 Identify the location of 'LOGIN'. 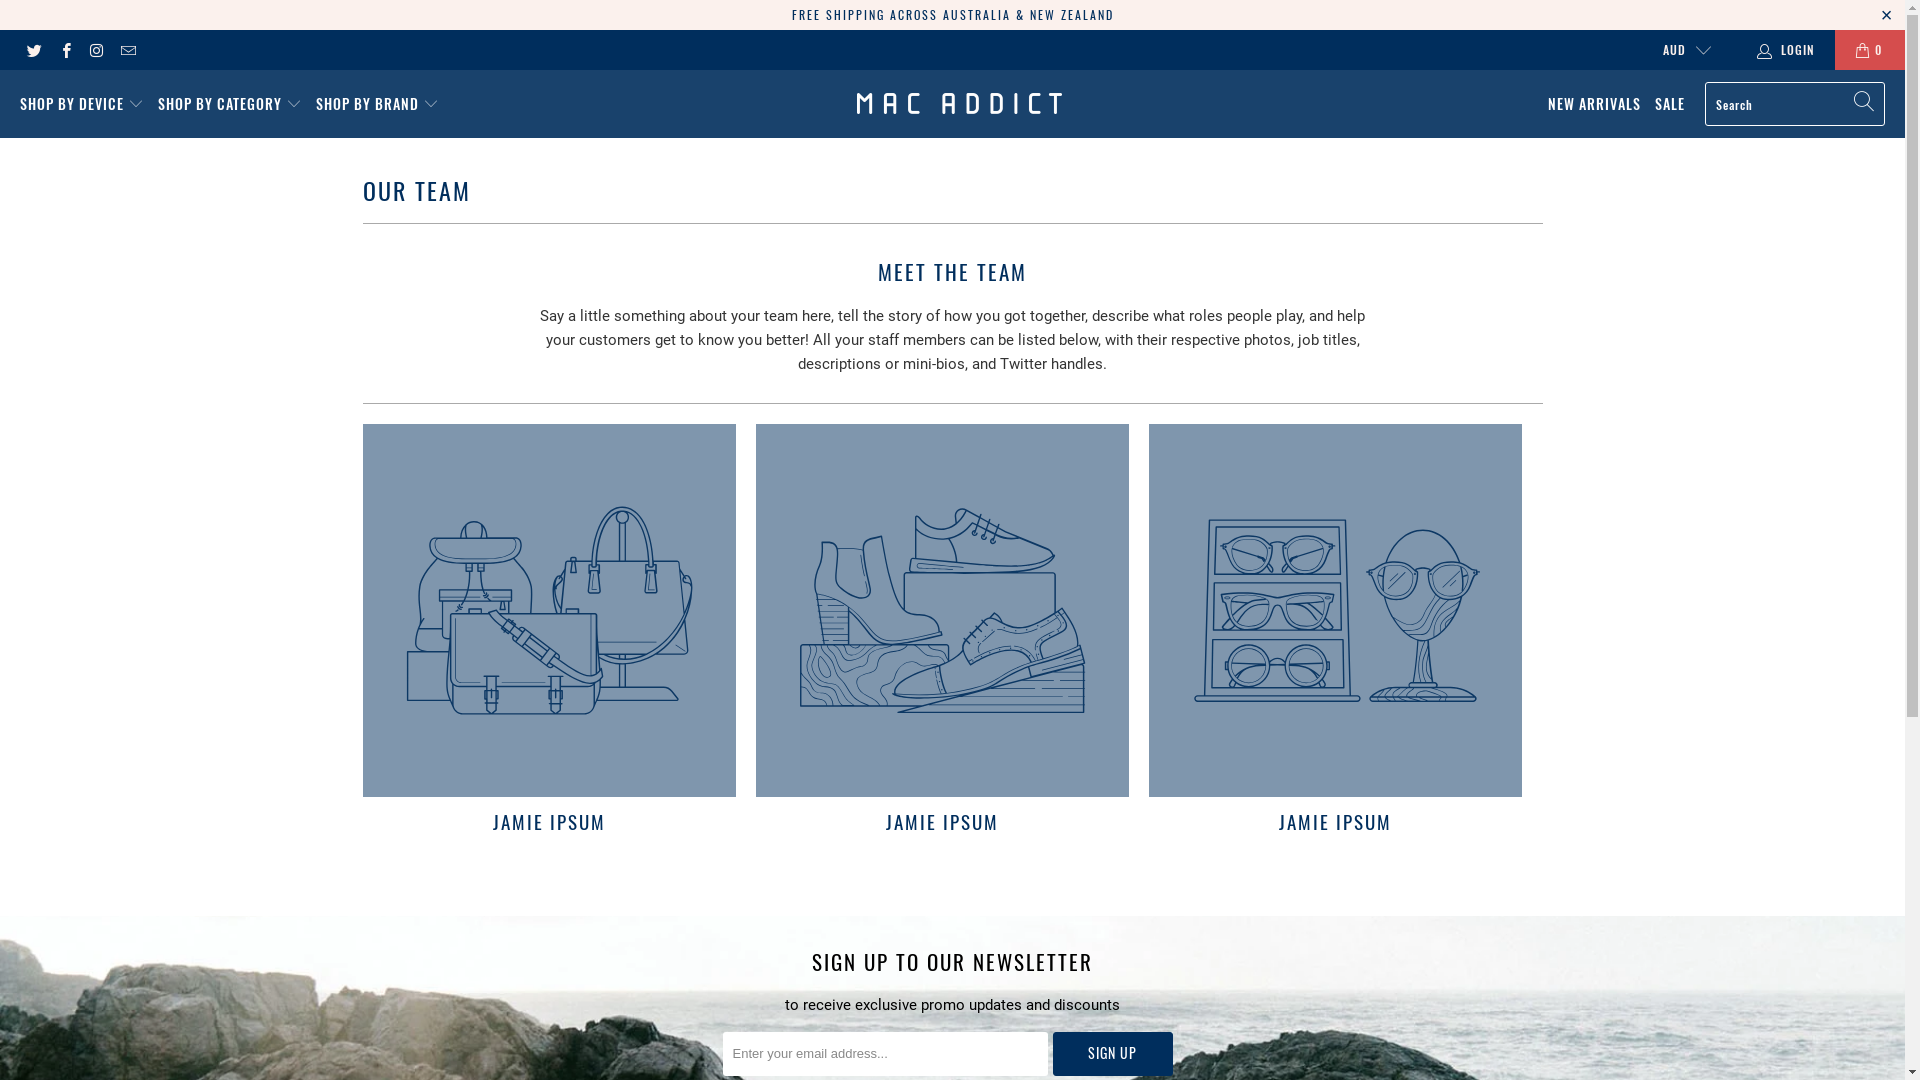
(1787, 49).